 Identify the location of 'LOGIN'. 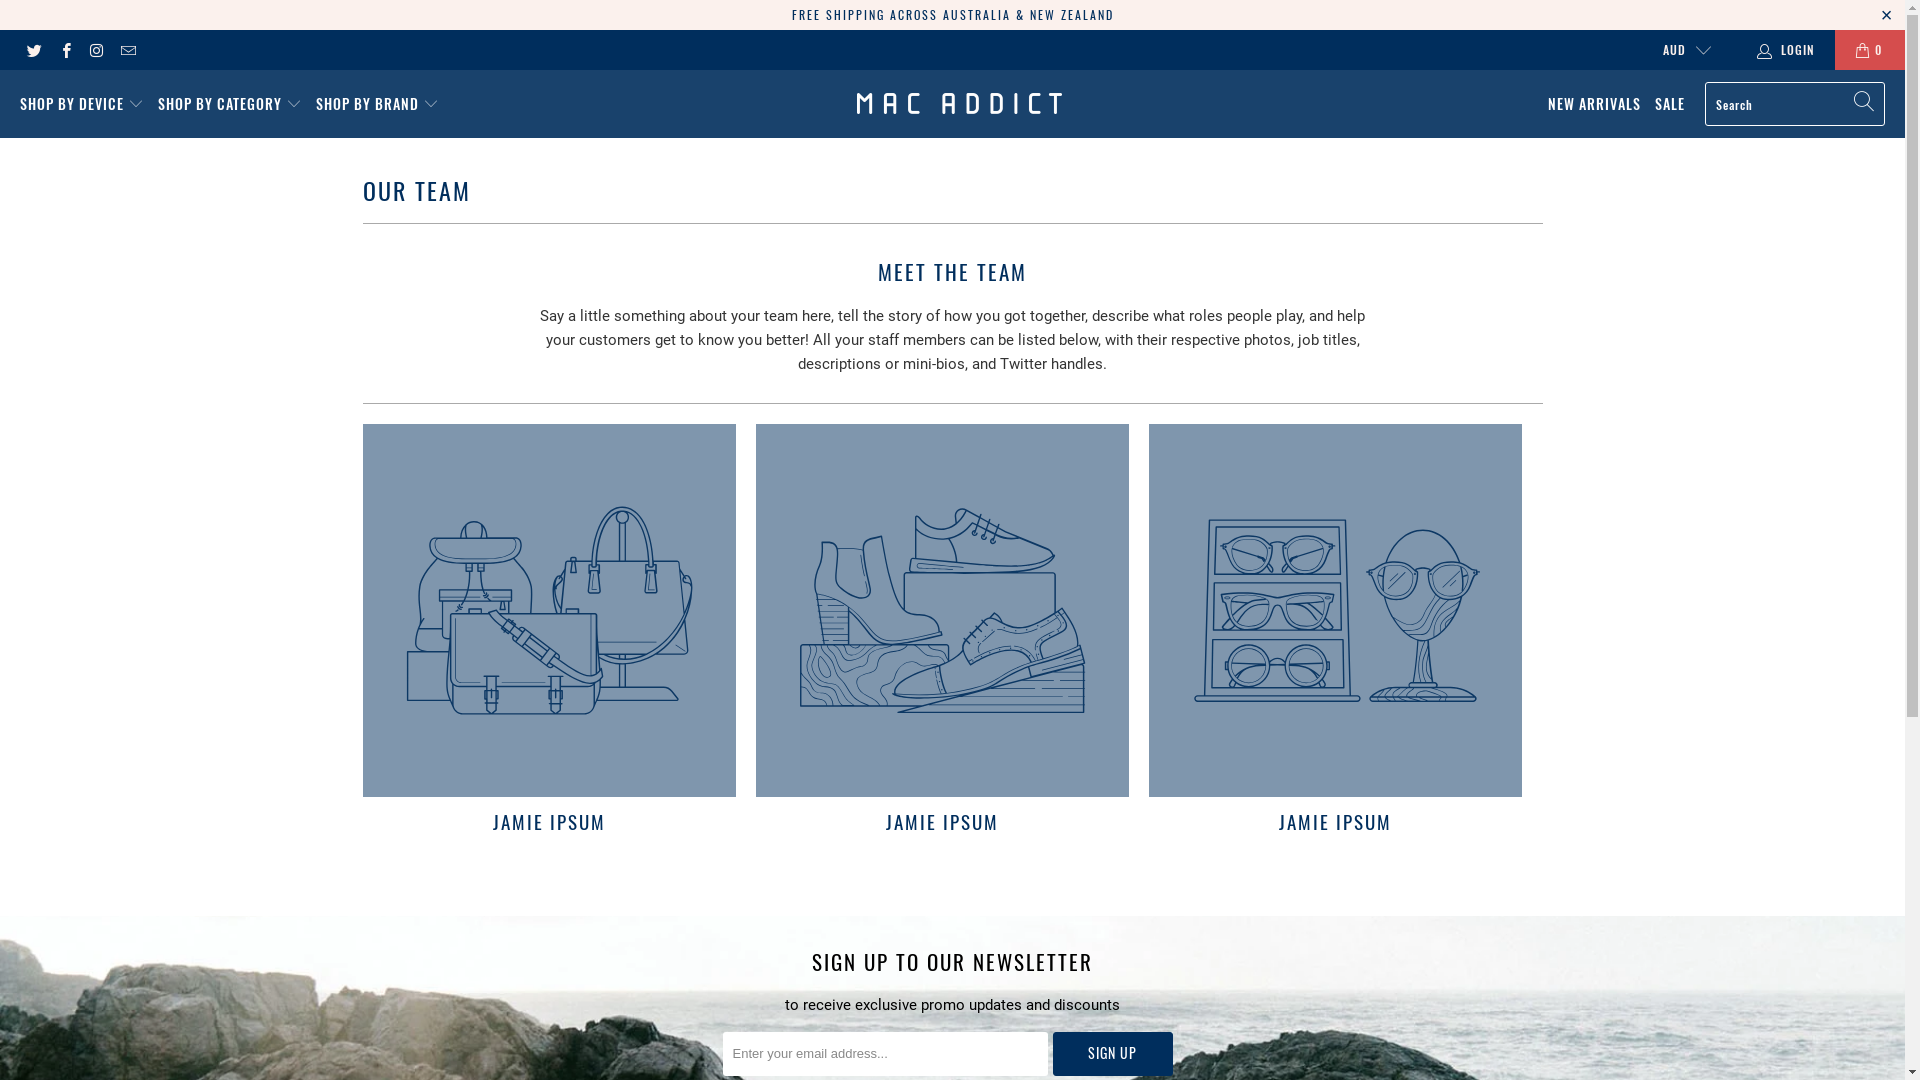
(1787, 49).